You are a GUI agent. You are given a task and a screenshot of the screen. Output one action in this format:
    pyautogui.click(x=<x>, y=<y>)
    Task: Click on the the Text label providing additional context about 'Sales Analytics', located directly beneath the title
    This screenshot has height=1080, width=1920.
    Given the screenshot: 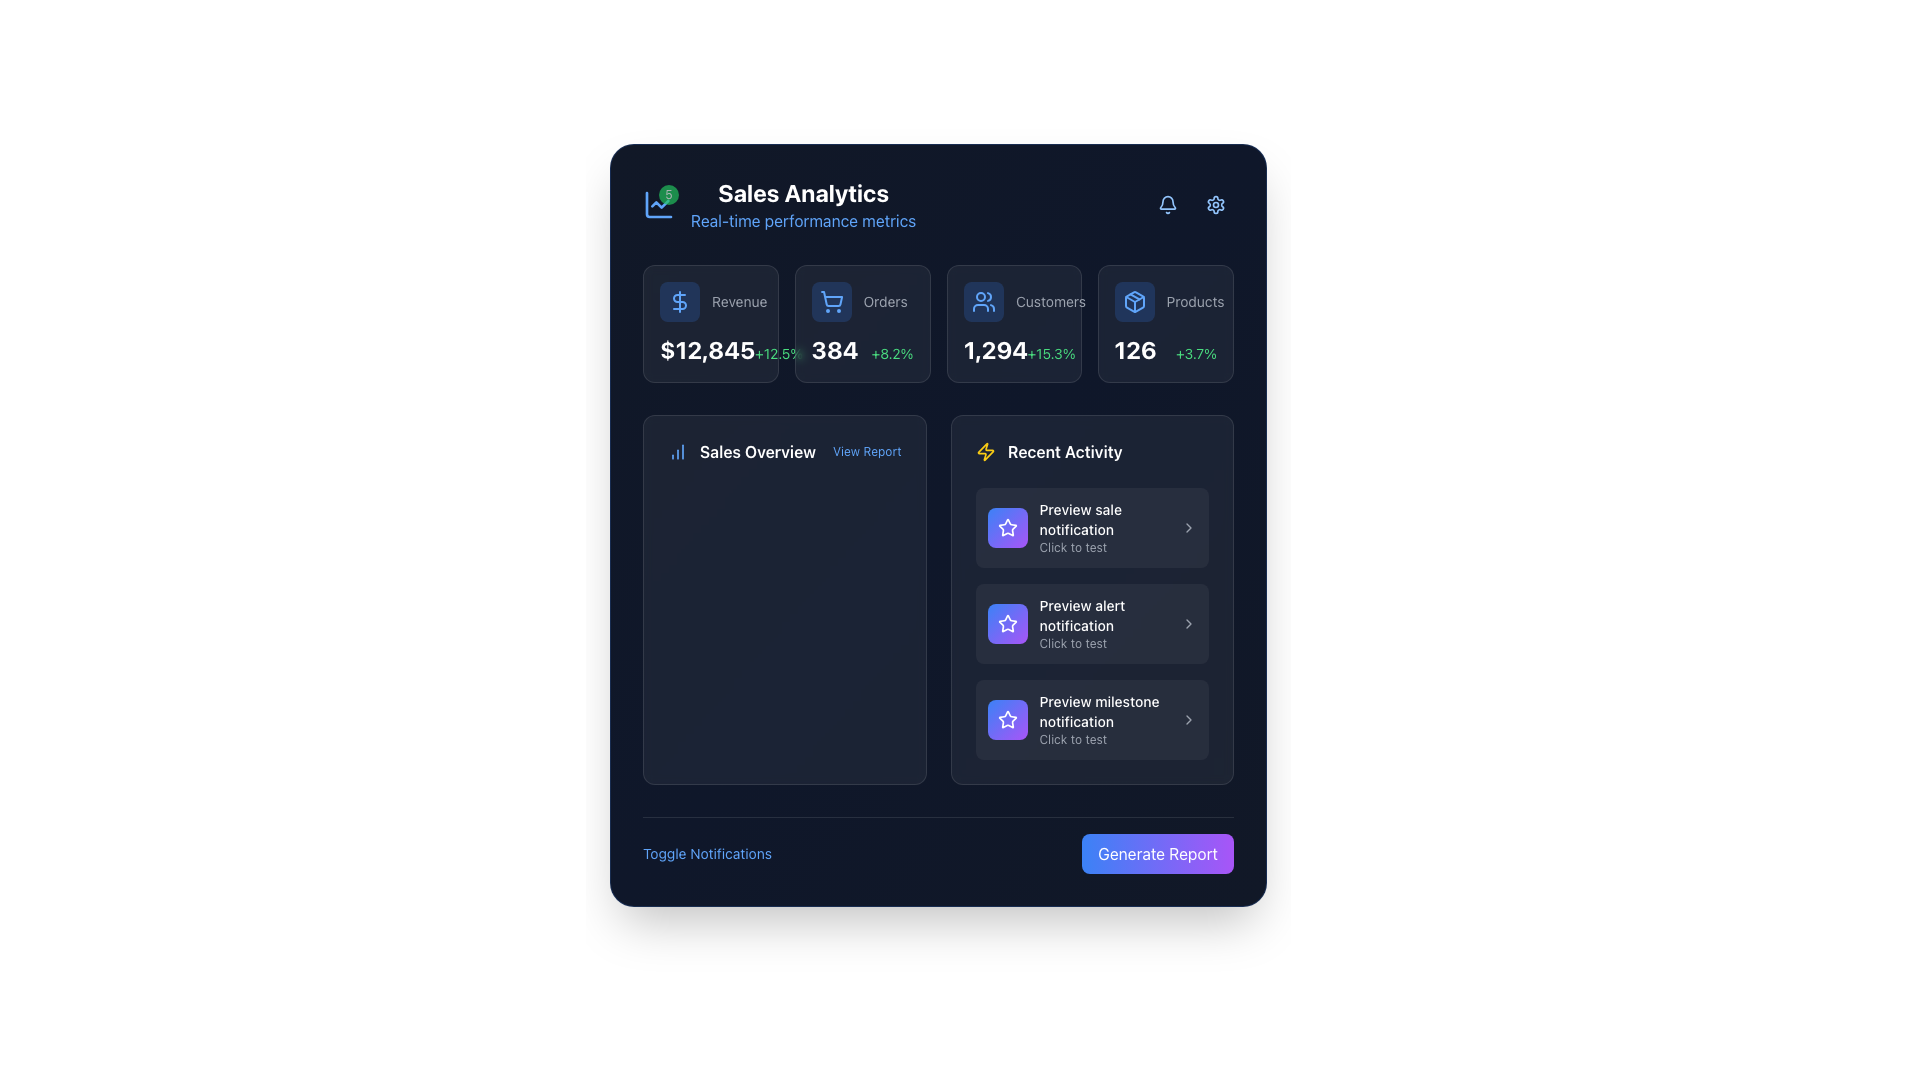 What is the action you would take?
    pyautogui.click(x=803, y=220)
    